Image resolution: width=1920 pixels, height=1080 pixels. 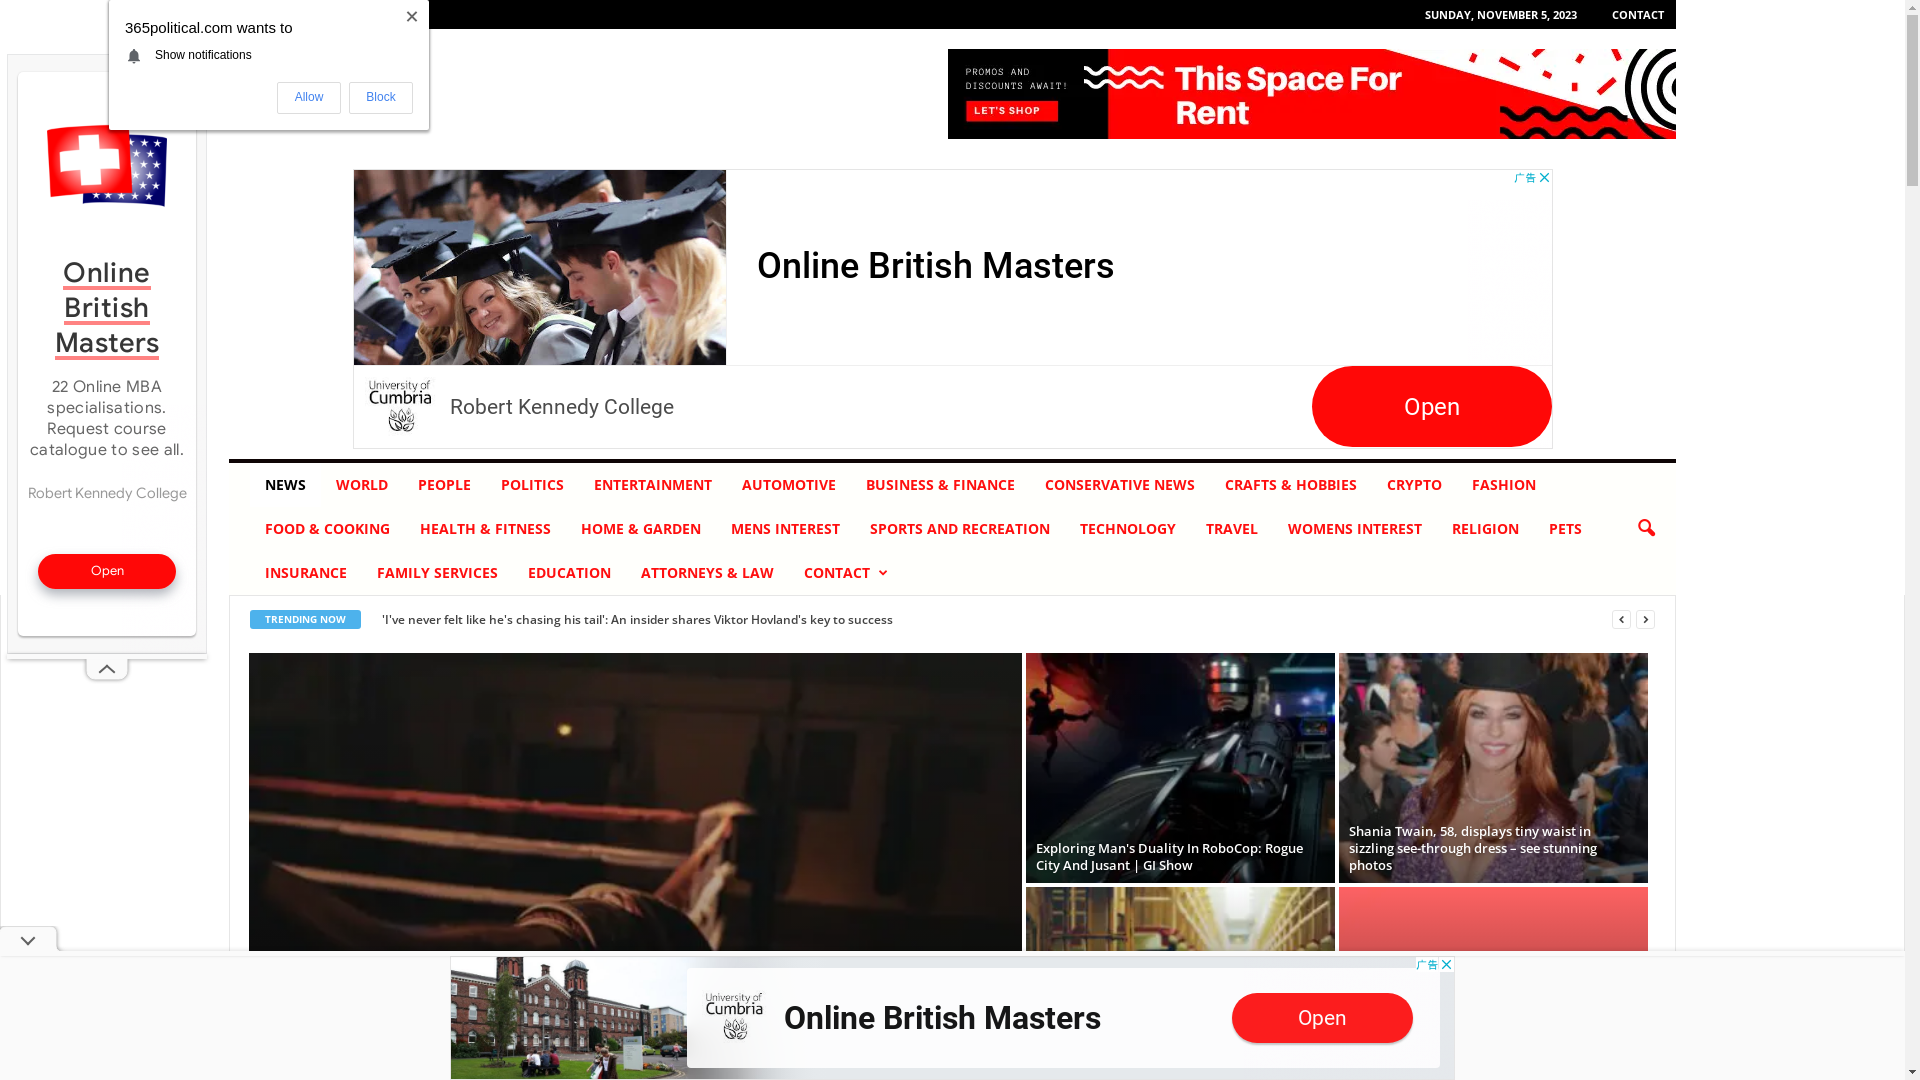 What do you see at coordinates (854, 527) in the screenshot?
I see `'SPORTS AND RECREATION'` at bounding box center [854, 527].